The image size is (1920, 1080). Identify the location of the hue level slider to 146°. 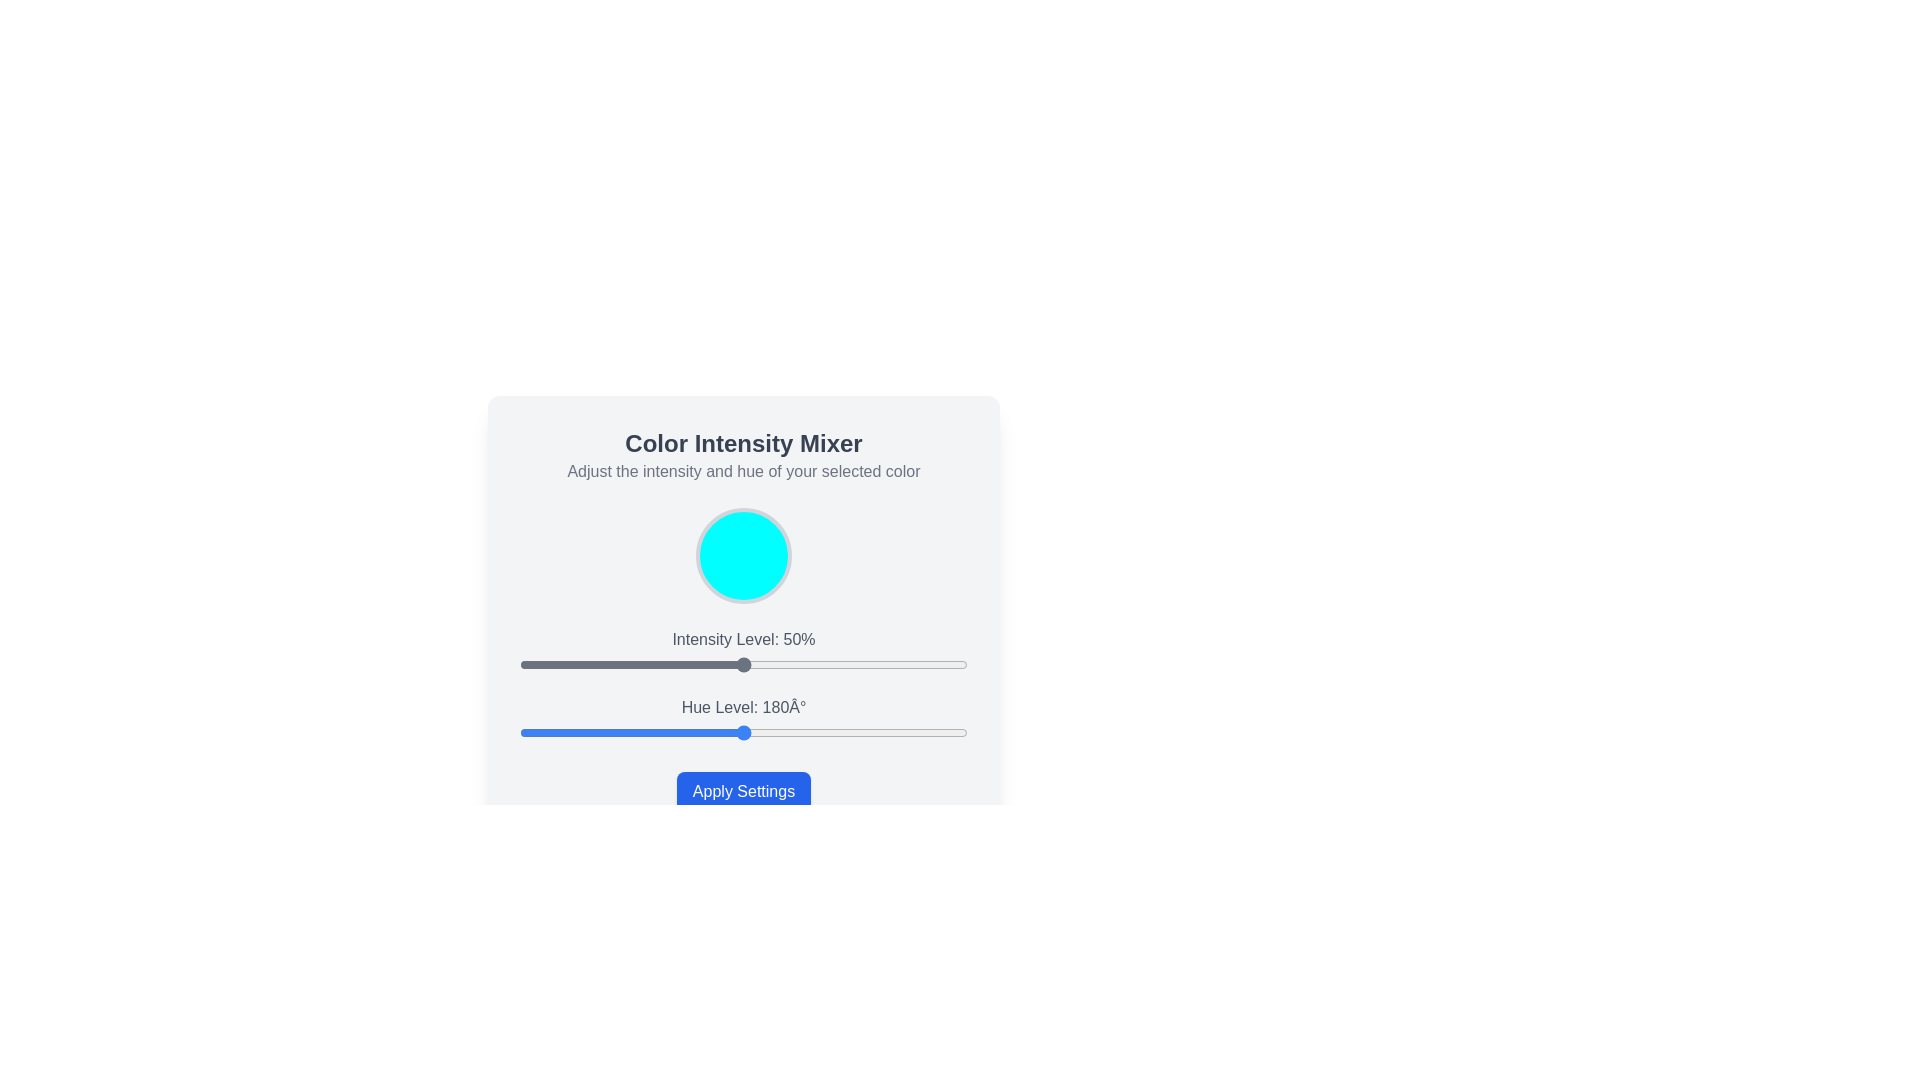
(701, 732).